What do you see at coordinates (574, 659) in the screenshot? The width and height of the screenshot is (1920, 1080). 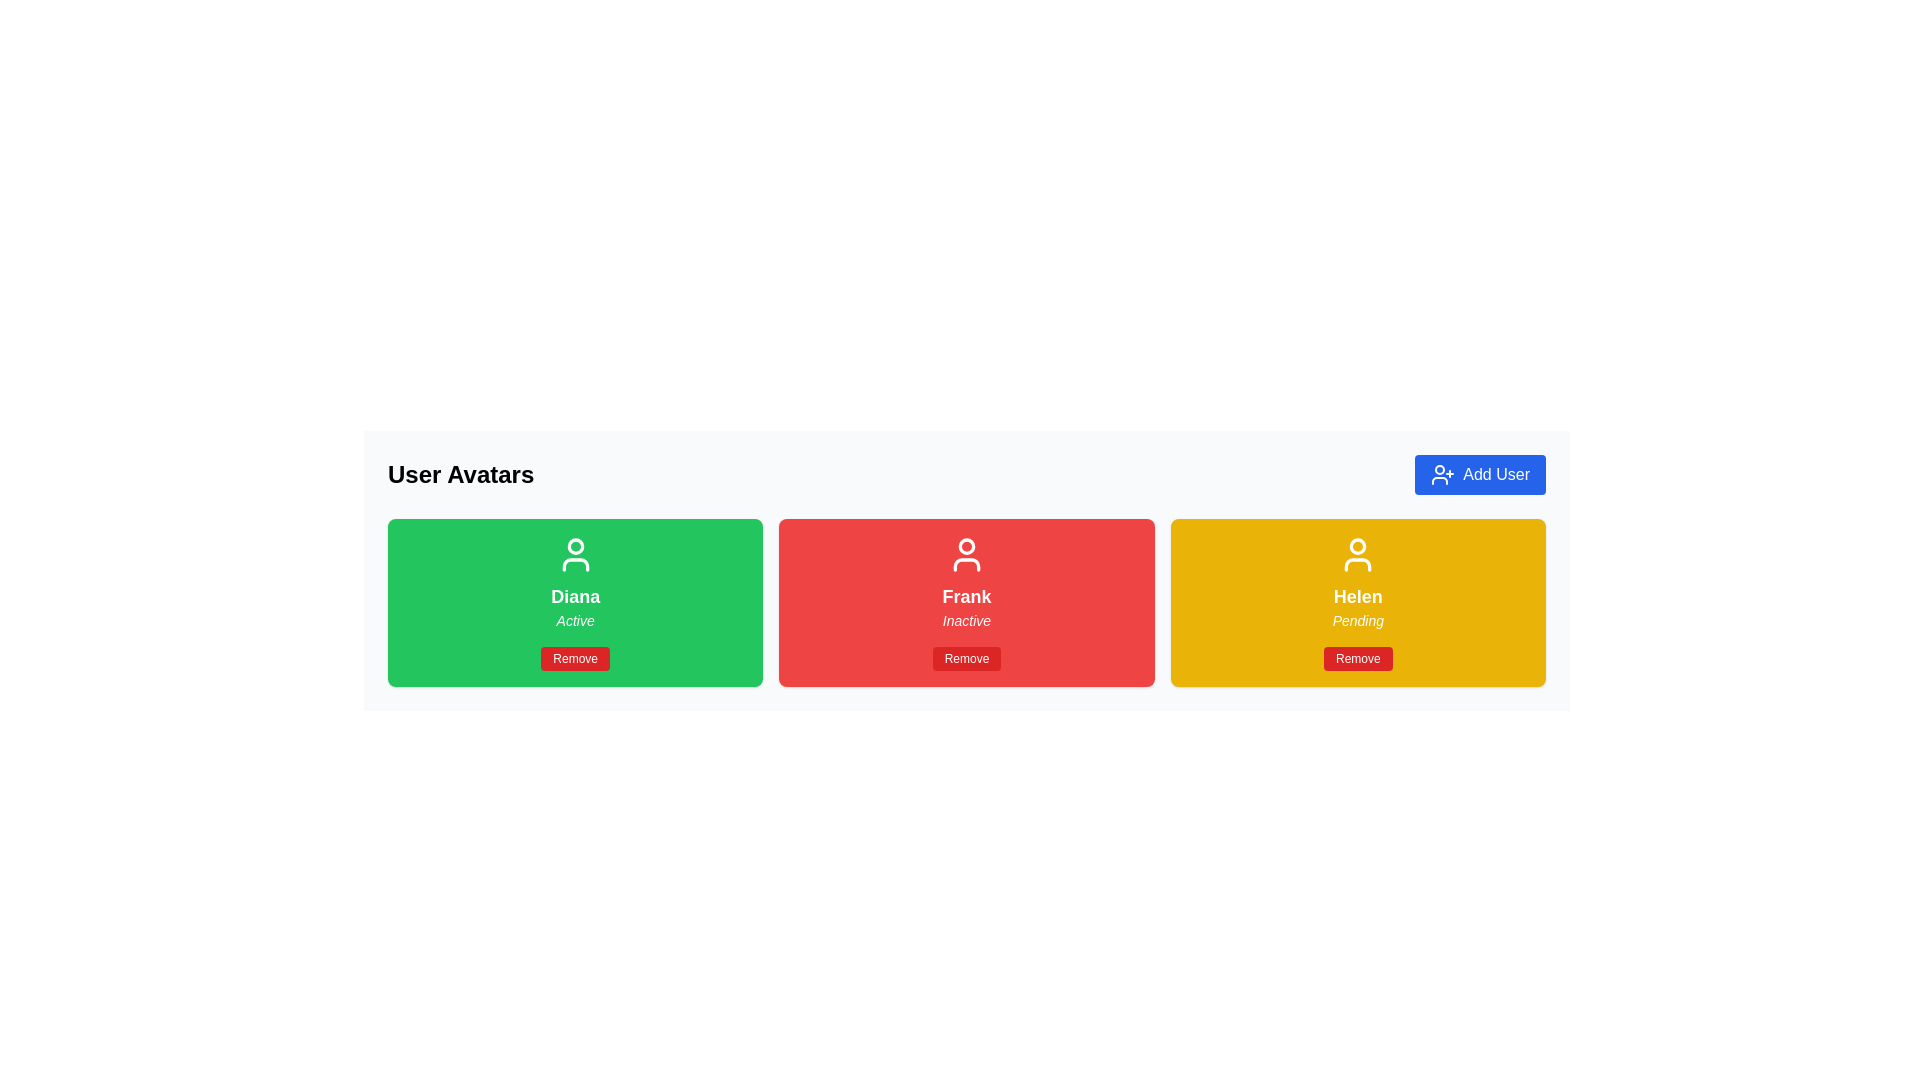 I see `the button located at the bottom of the green user profile card` at bounding box center [574, 659].